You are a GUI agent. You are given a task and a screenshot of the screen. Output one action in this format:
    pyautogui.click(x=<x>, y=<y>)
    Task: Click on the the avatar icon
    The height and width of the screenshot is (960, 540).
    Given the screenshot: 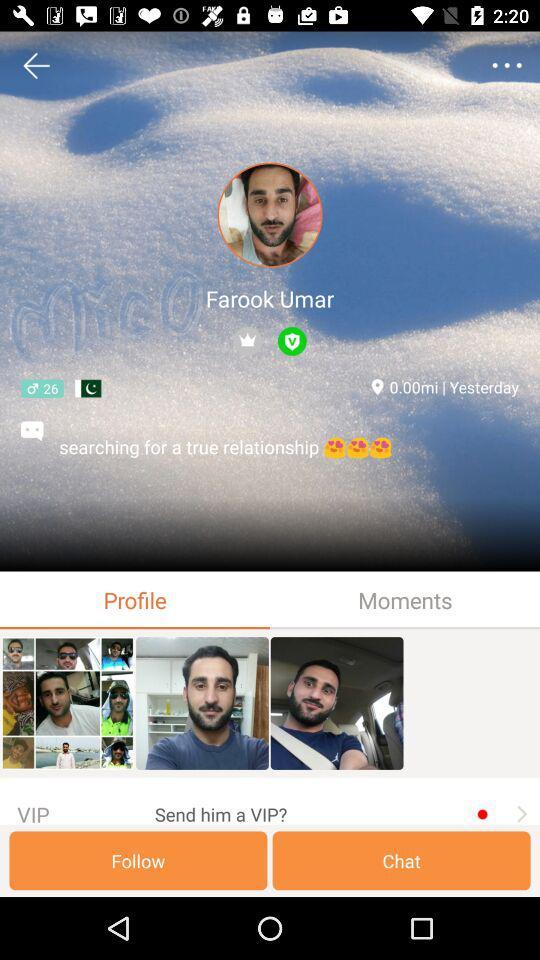 What is the action you would take?
    pyautogui.click(x=270, y=215)
    